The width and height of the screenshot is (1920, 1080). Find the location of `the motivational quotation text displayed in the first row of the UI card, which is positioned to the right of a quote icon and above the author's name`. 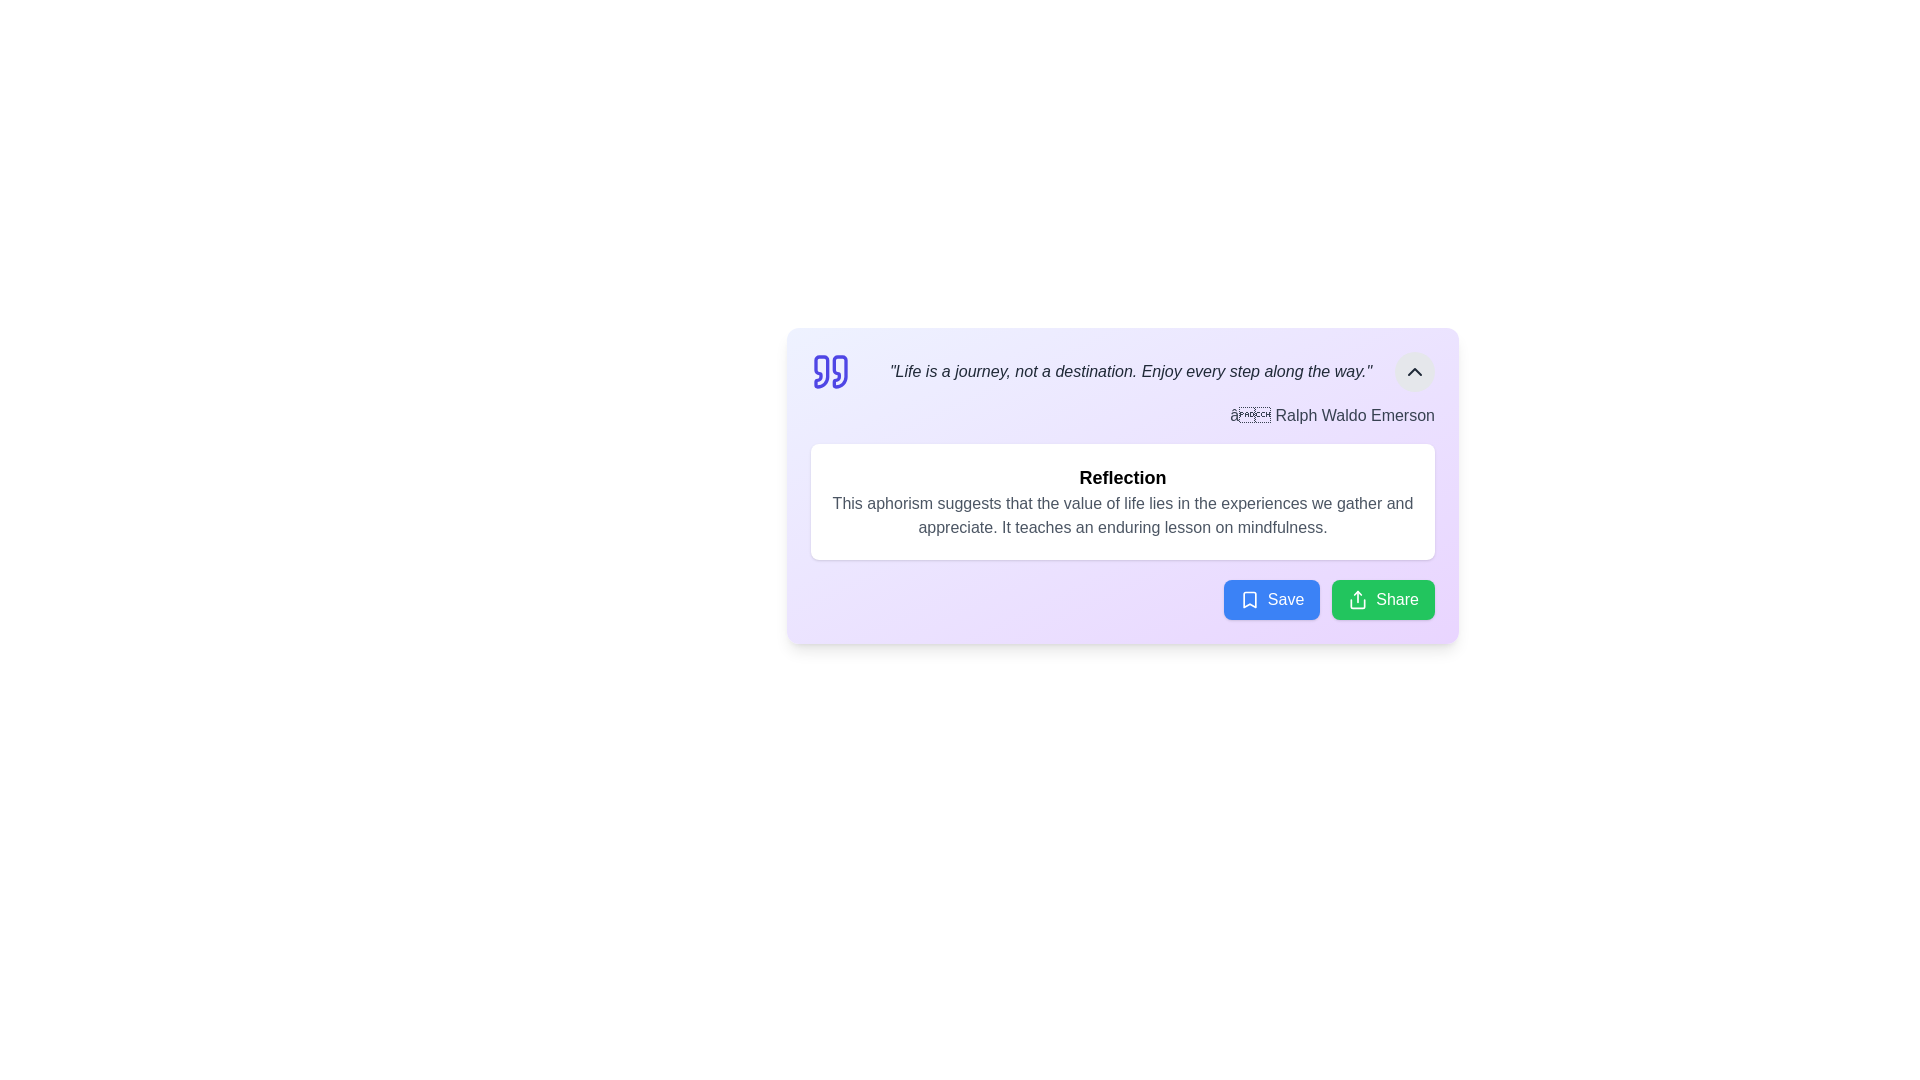

the motivational quotation text displayed in the first row of the UI card, which is positioned to the right of a quote icon and above the author's name is located at coordinates (1131, 371).